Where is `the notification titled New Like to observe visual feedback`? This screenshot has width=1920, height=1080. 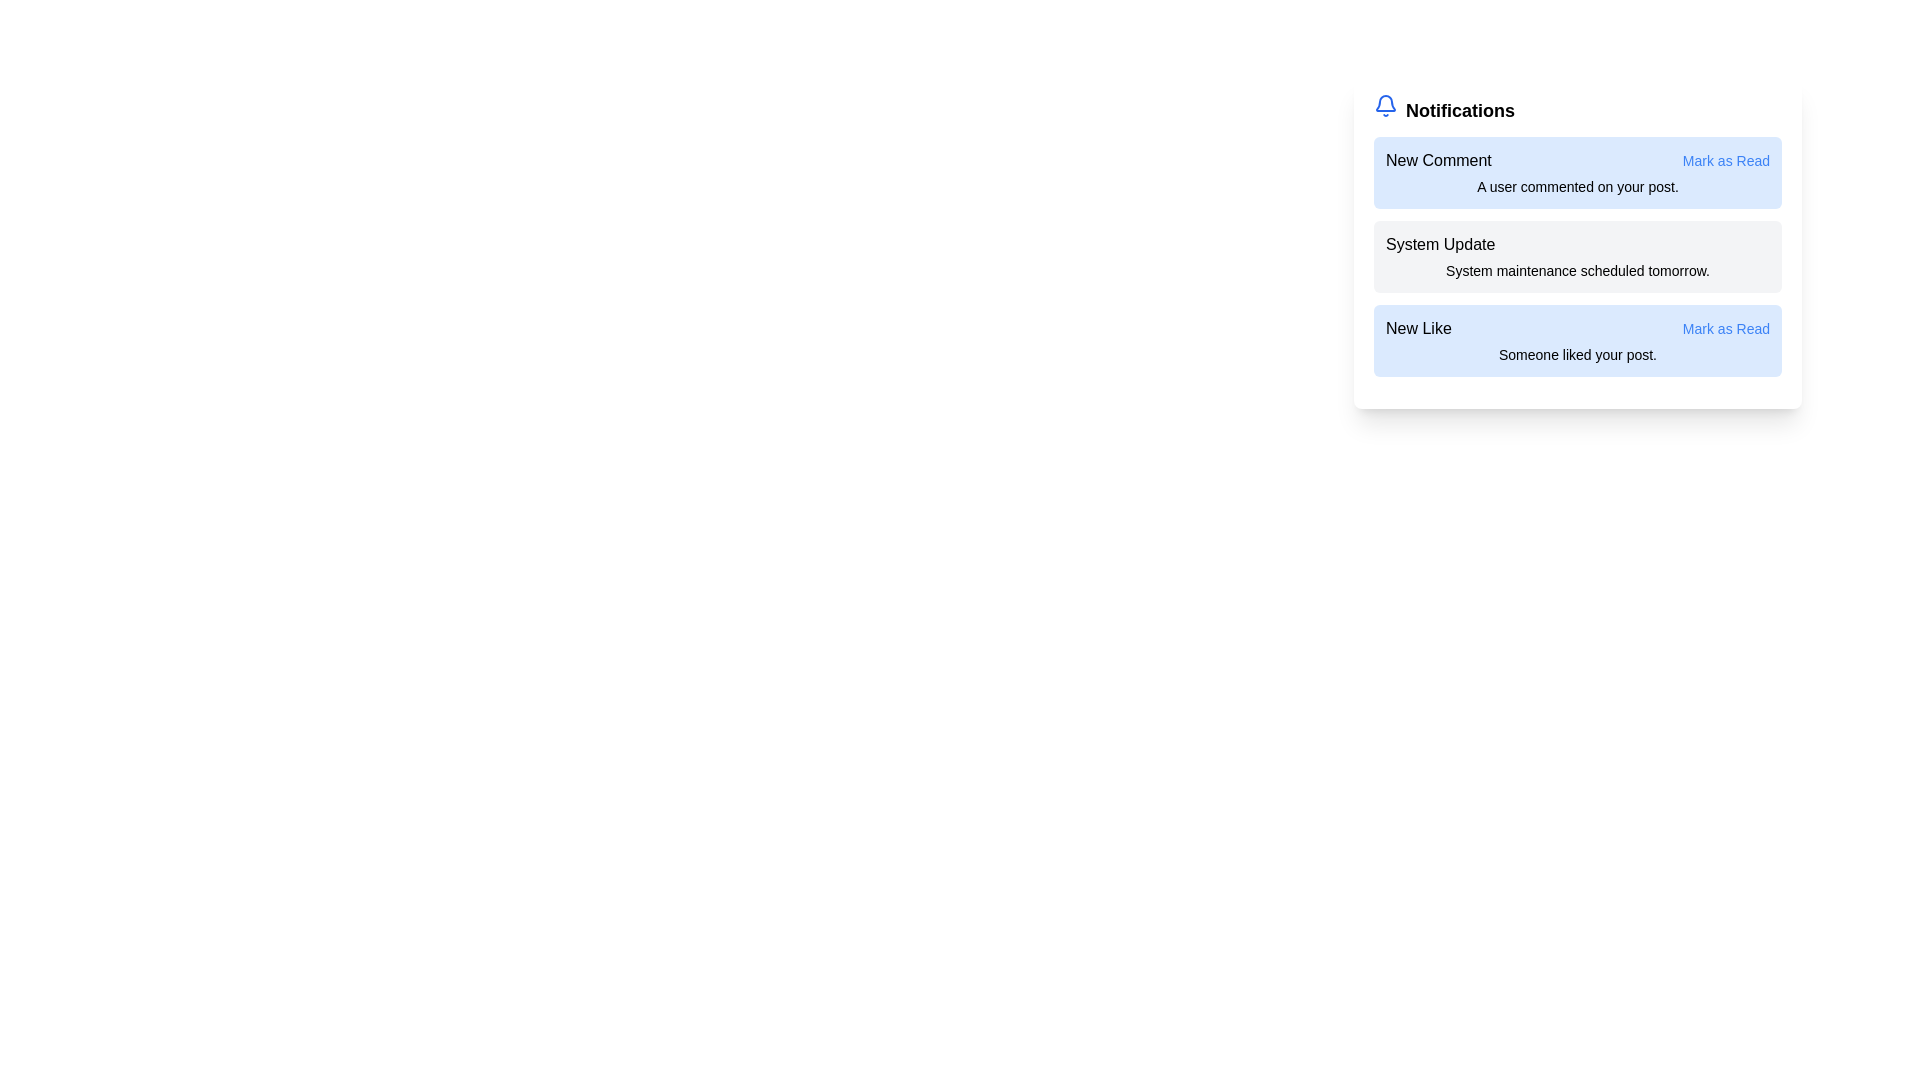 the notification titled New Like to observe visual feedback is located at coordinates (1577, 339).